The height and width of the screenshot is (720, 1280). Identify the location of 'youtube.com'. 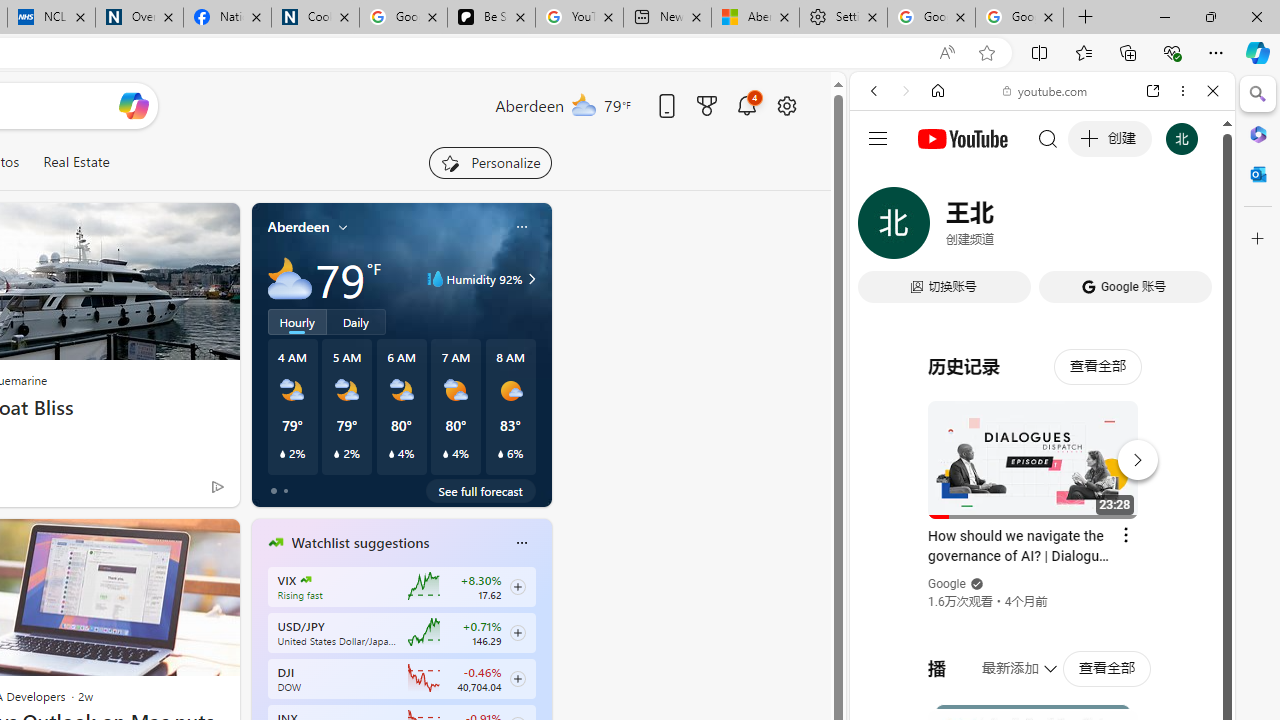
(1045, 91).